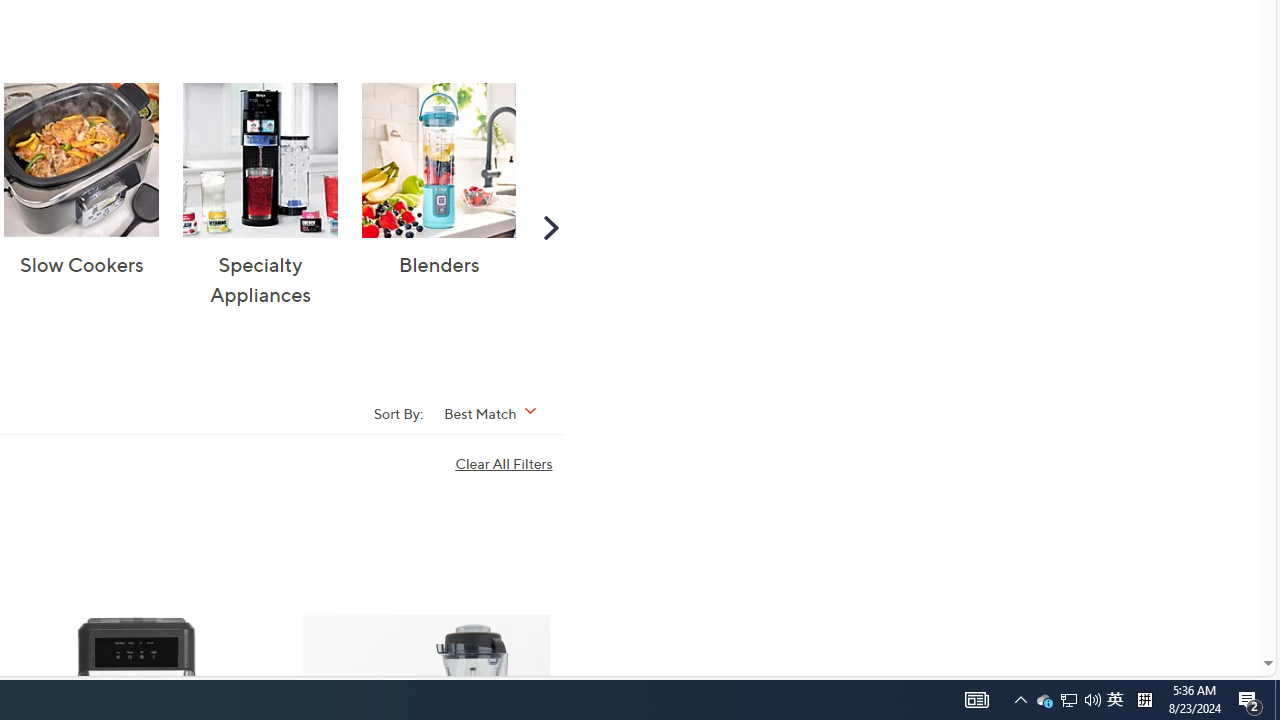 This screenshot has width=1280, height=720. I want to click on 'Scroll Right', so click(551, 225).